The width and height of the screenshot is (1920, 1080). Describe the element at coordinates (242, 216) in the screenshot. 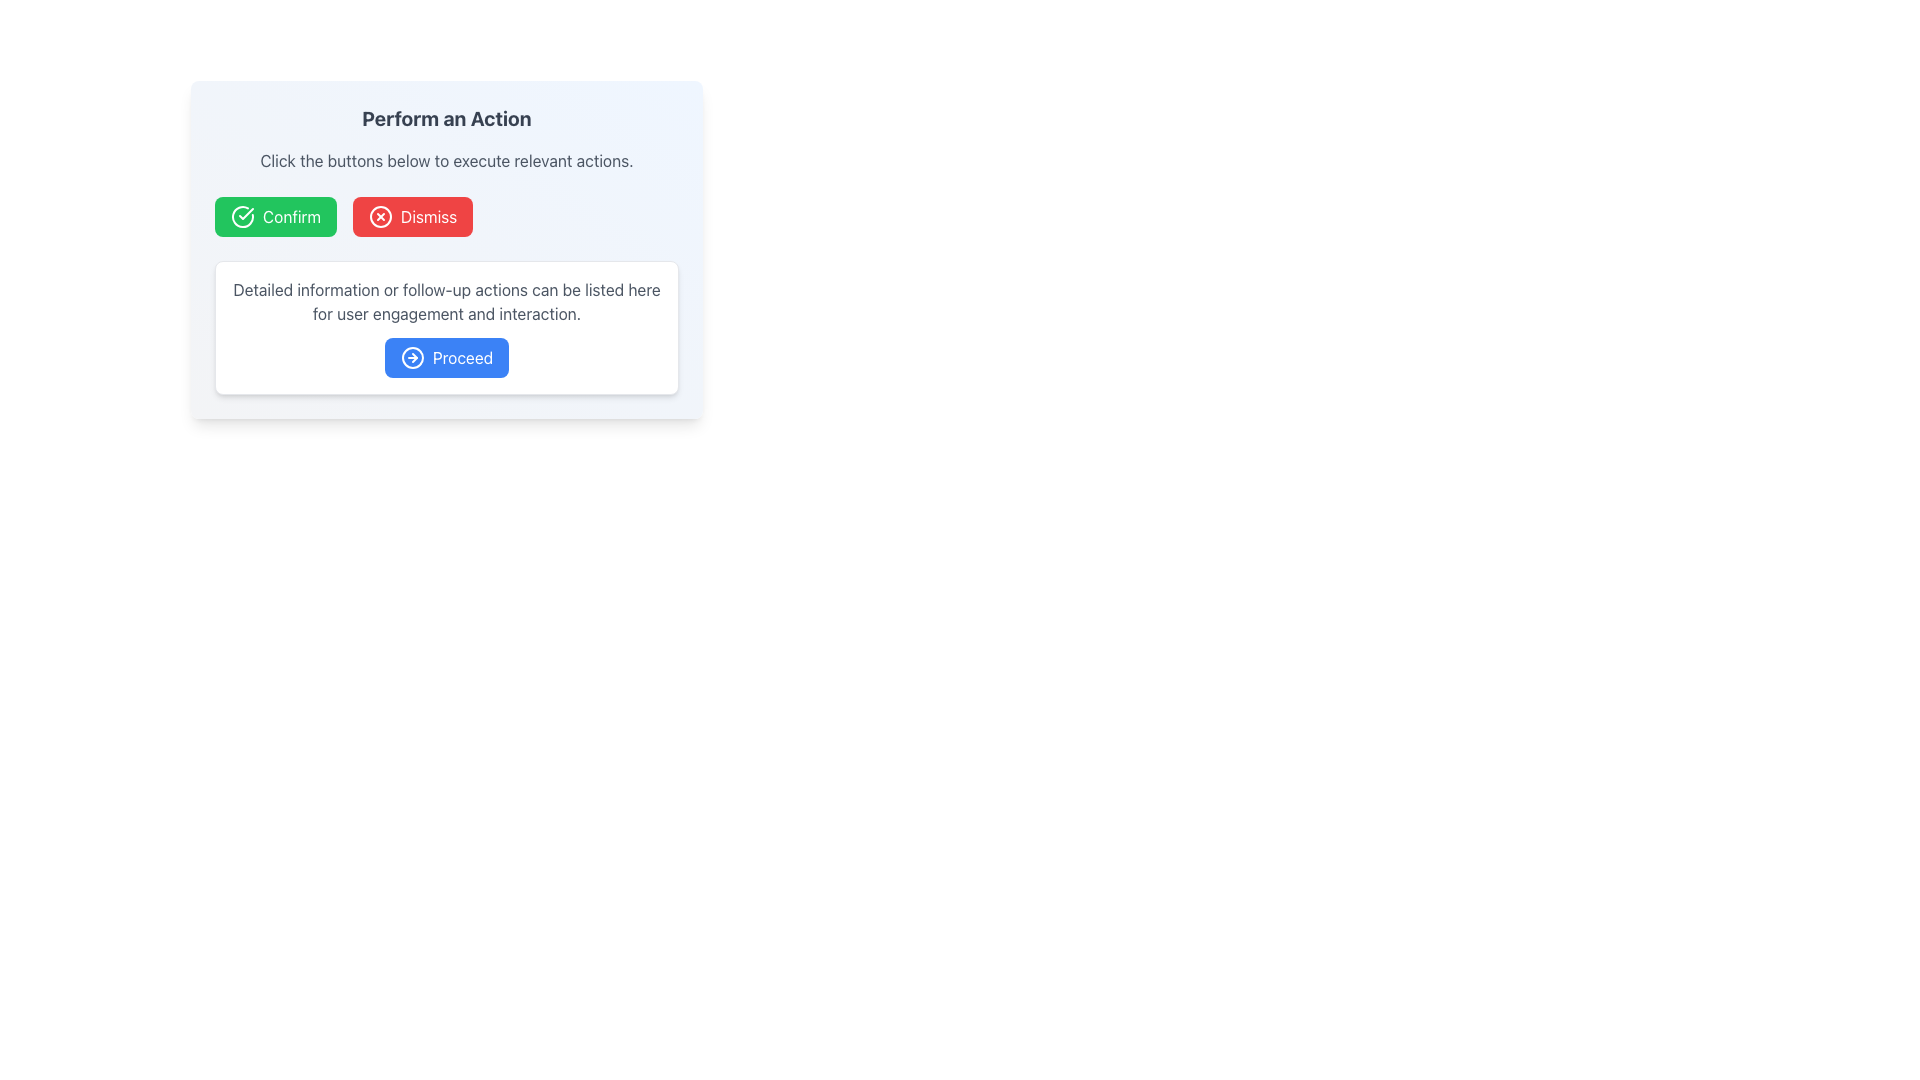

I see `the icon located to the left of the 'Confirm' label in the button, which is positioned in the top-left part of the user interface` at that location.